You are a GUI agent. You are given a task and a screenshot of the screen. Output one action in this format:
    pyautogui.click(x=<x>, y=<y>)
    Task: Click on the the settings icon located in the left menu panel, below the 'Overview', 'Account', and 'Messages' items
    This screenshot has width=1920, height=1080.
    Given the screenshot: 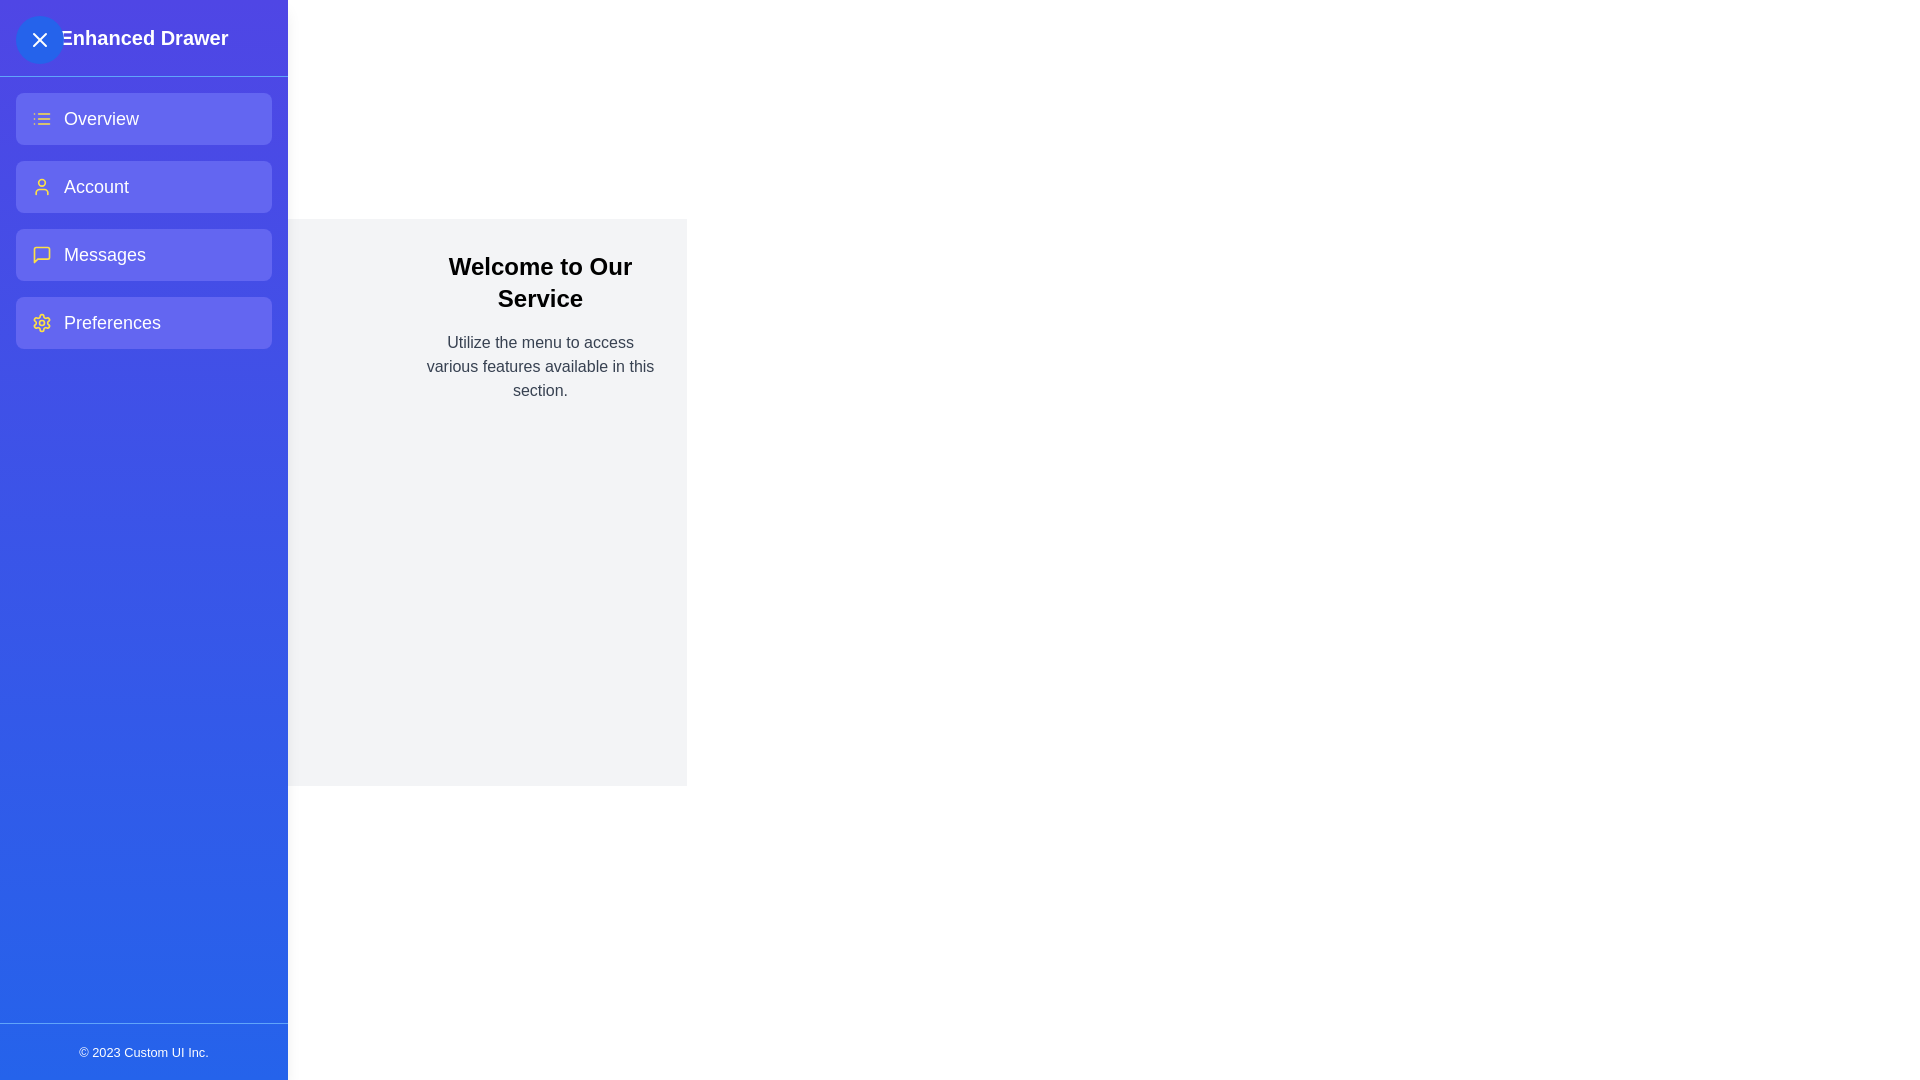 What is the action you would take?
    pyautogui.click(x=42, y=322)
    